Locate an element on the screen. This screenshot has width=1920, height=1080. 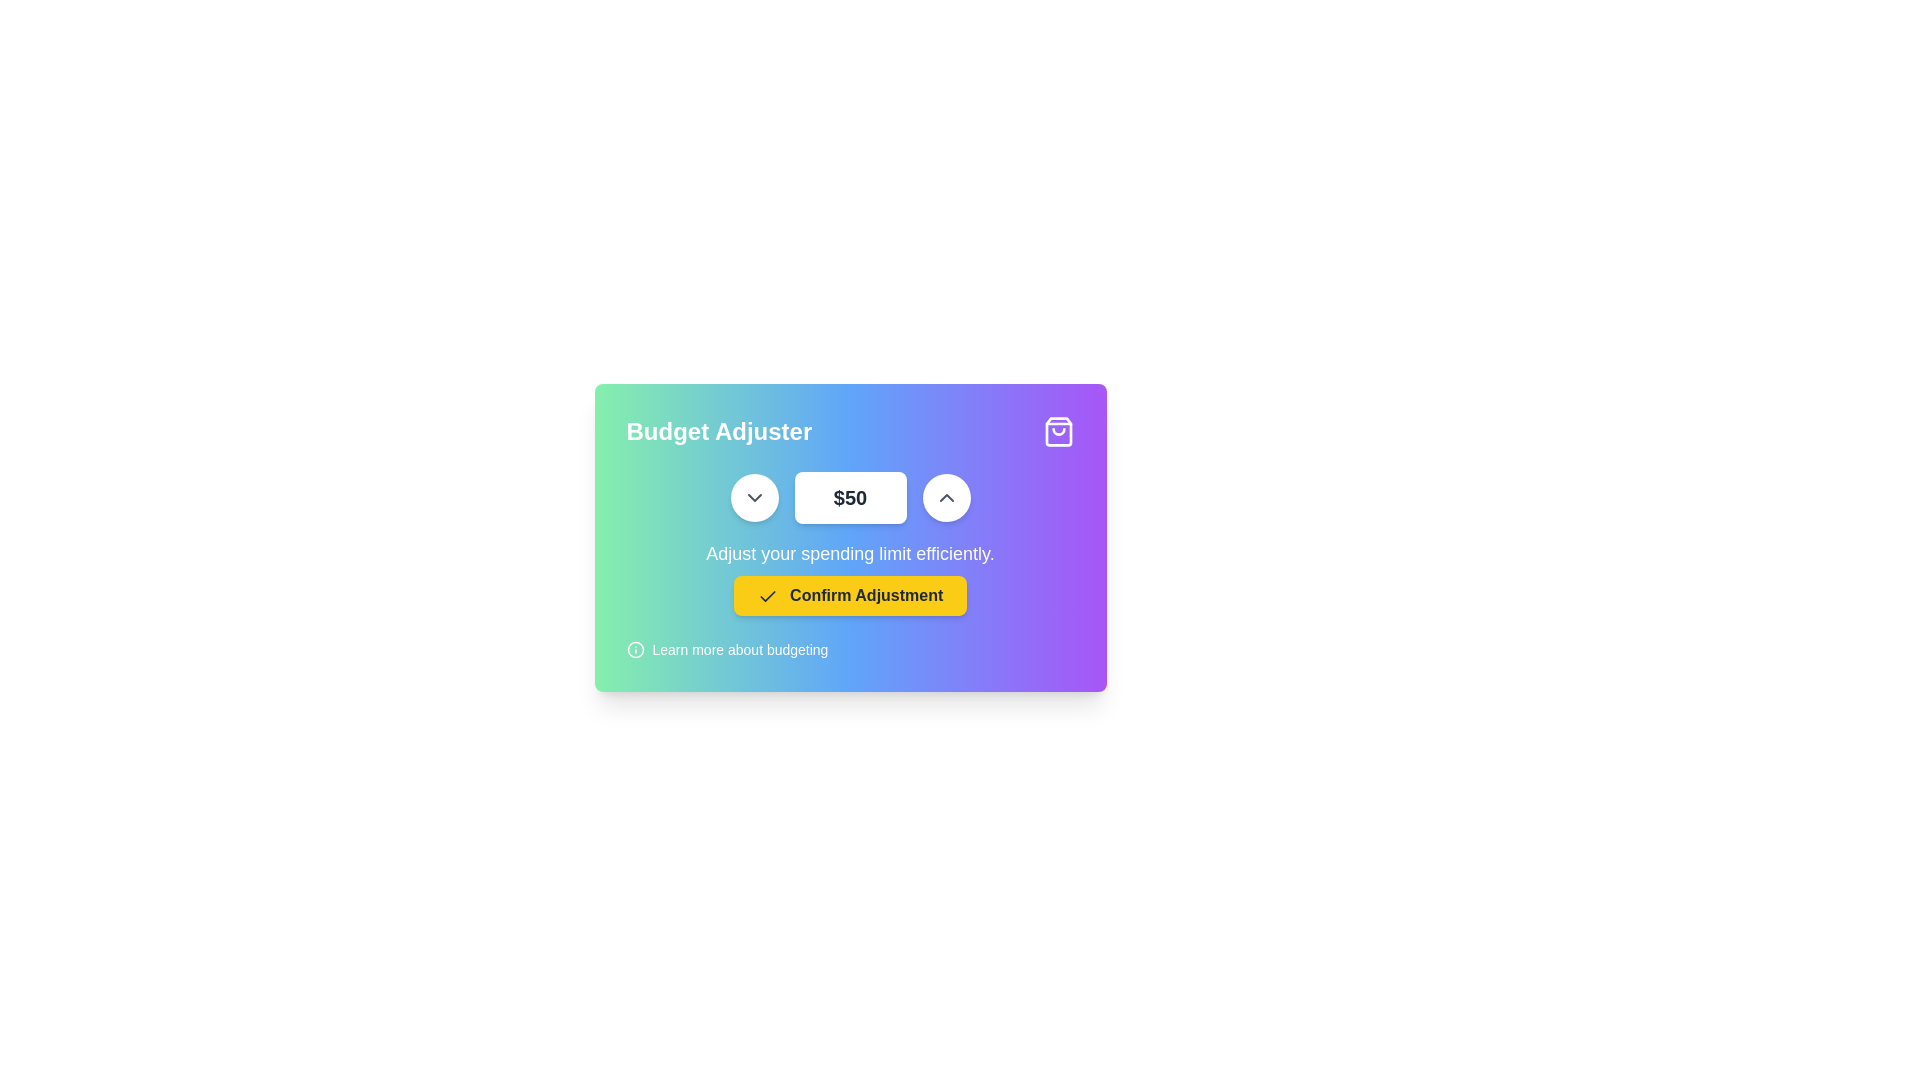
the icon located to the left of the text 'Learn more about budgeting' is located at coordinates (634, 650).